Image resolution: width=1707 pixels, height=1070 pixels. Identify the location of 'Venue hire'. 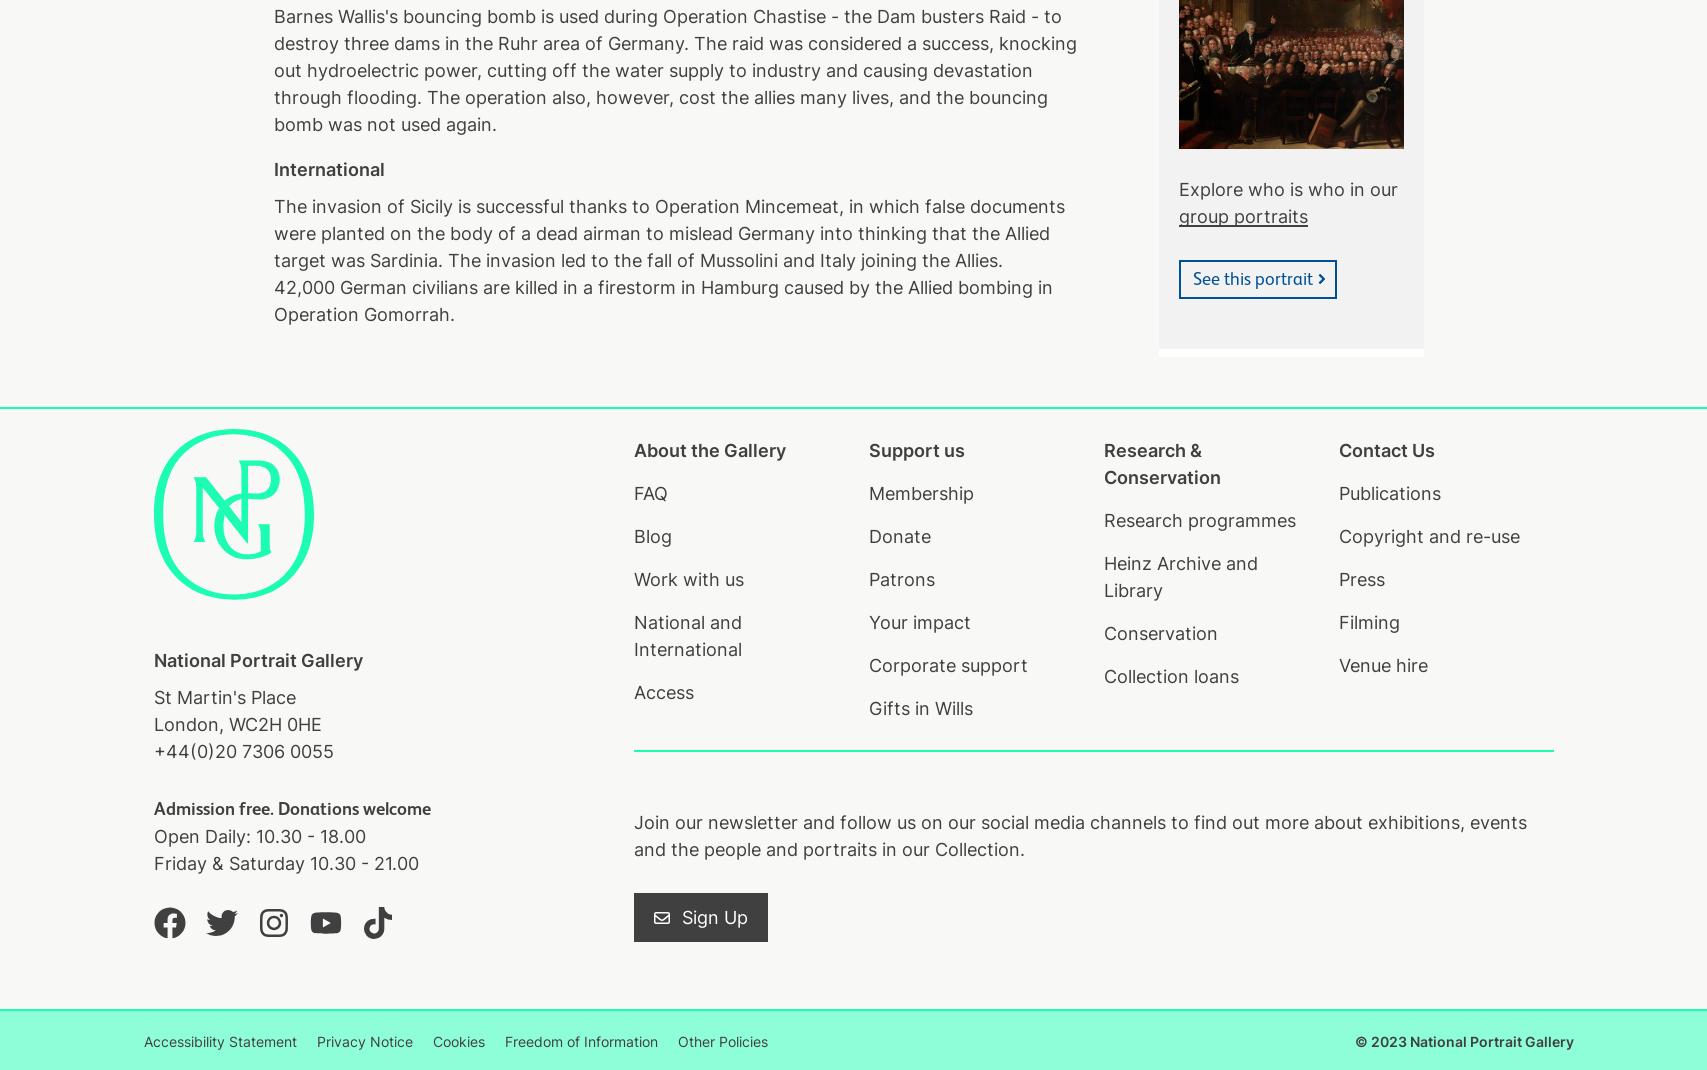
(1381, 665).